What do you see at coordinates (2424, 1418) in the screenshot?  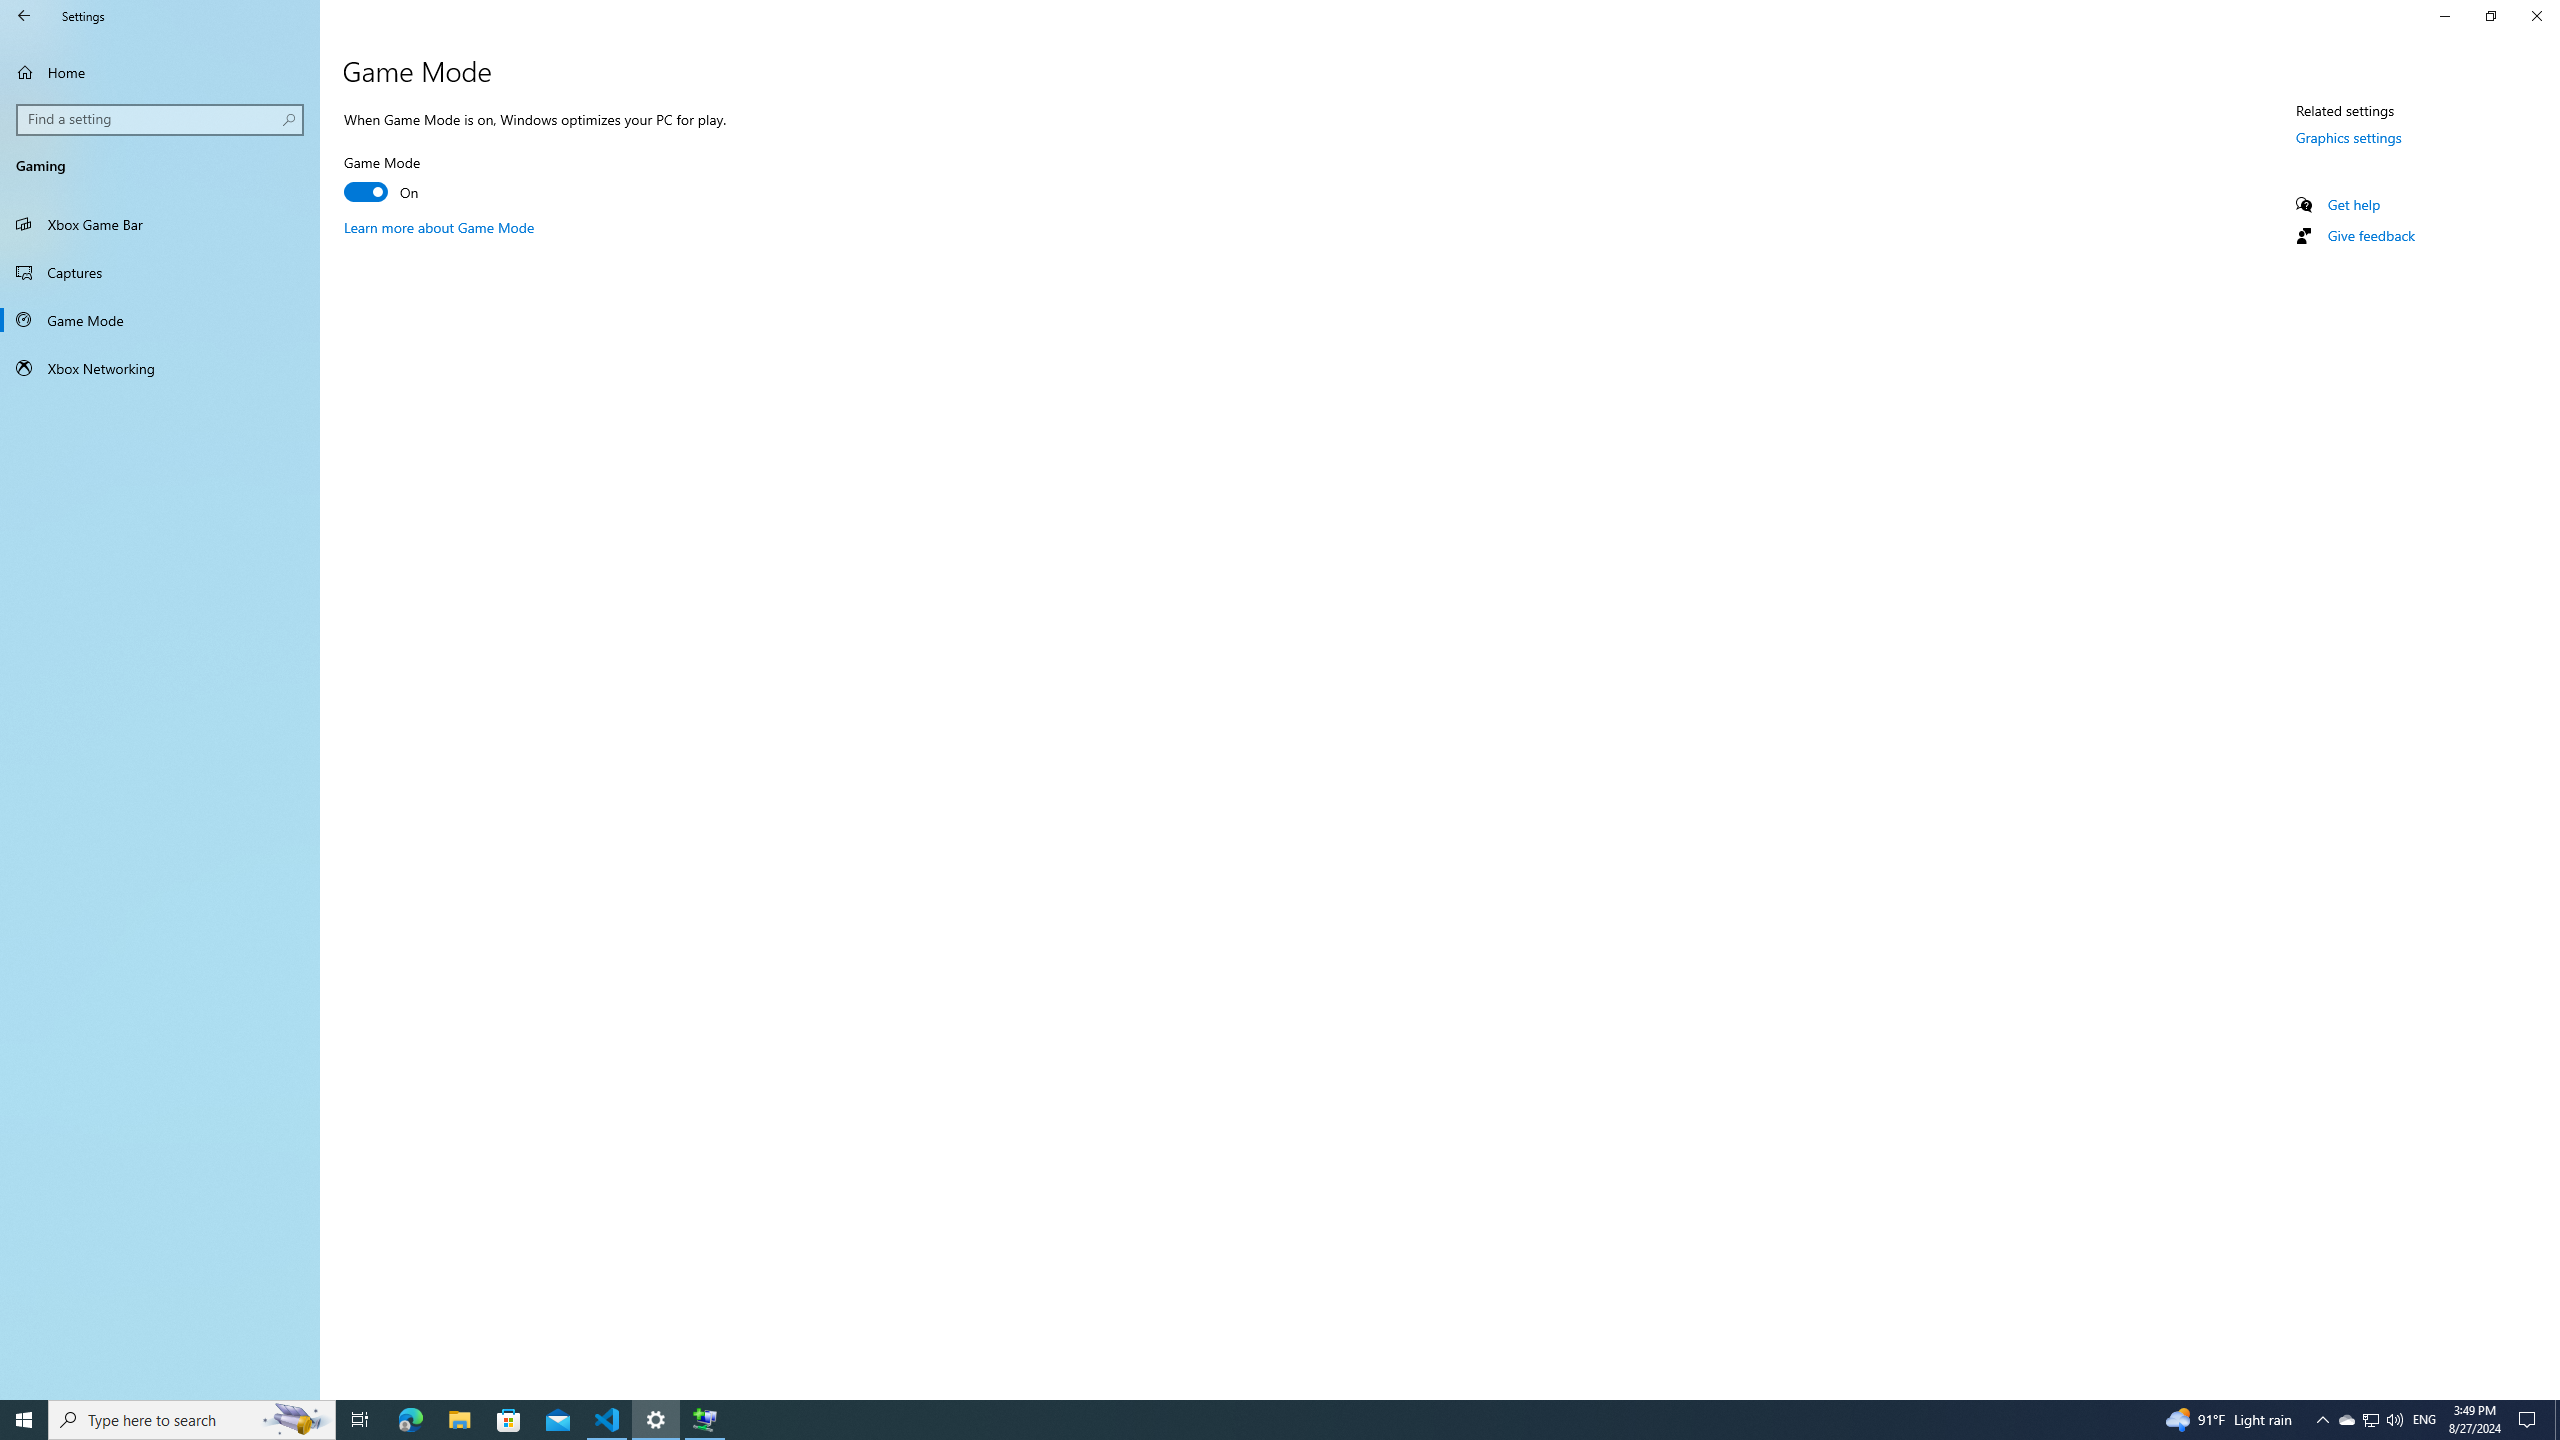 I see `'Tray Input Indicator - English (United States)'` at bounding box center [2424, 1418].